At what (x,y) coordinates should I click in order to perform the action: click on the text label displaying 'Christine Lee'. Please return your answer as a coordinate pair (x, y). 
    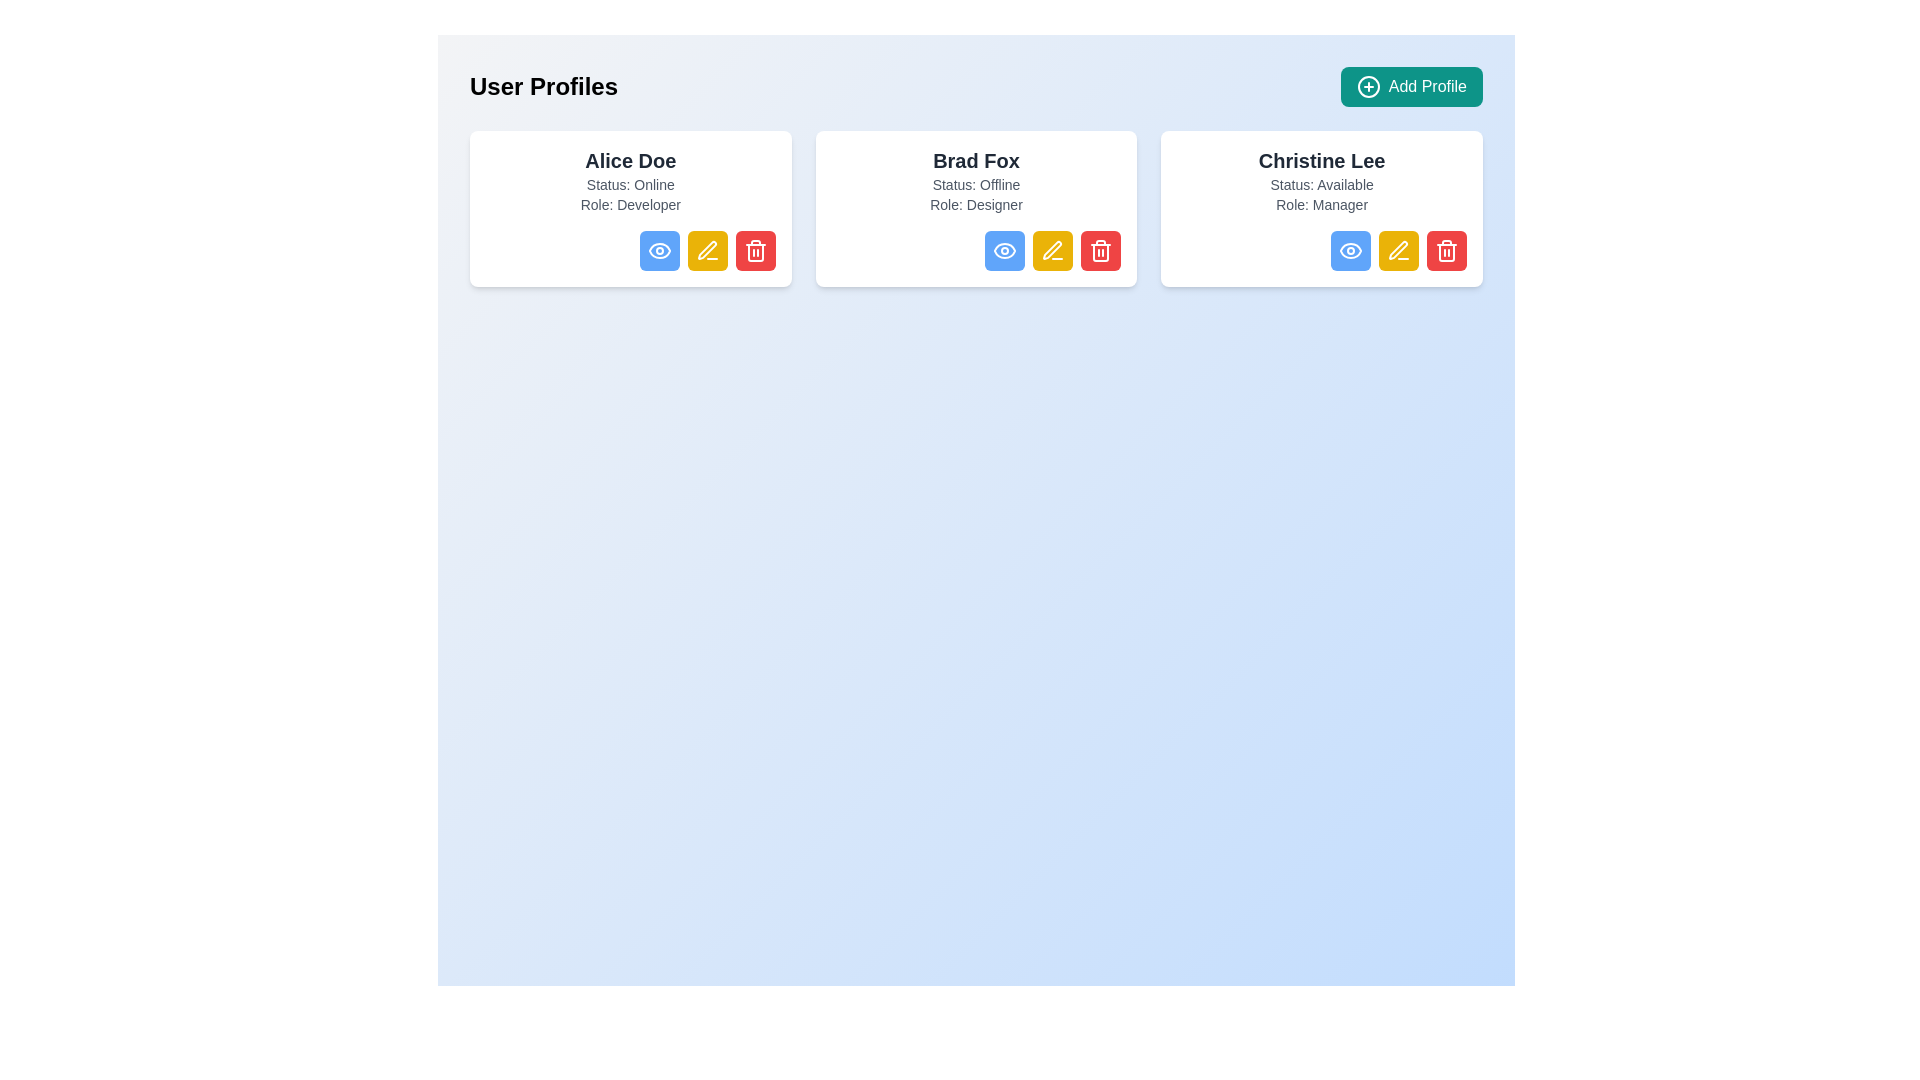
    Looking at the image, I should click on (1322, 160).